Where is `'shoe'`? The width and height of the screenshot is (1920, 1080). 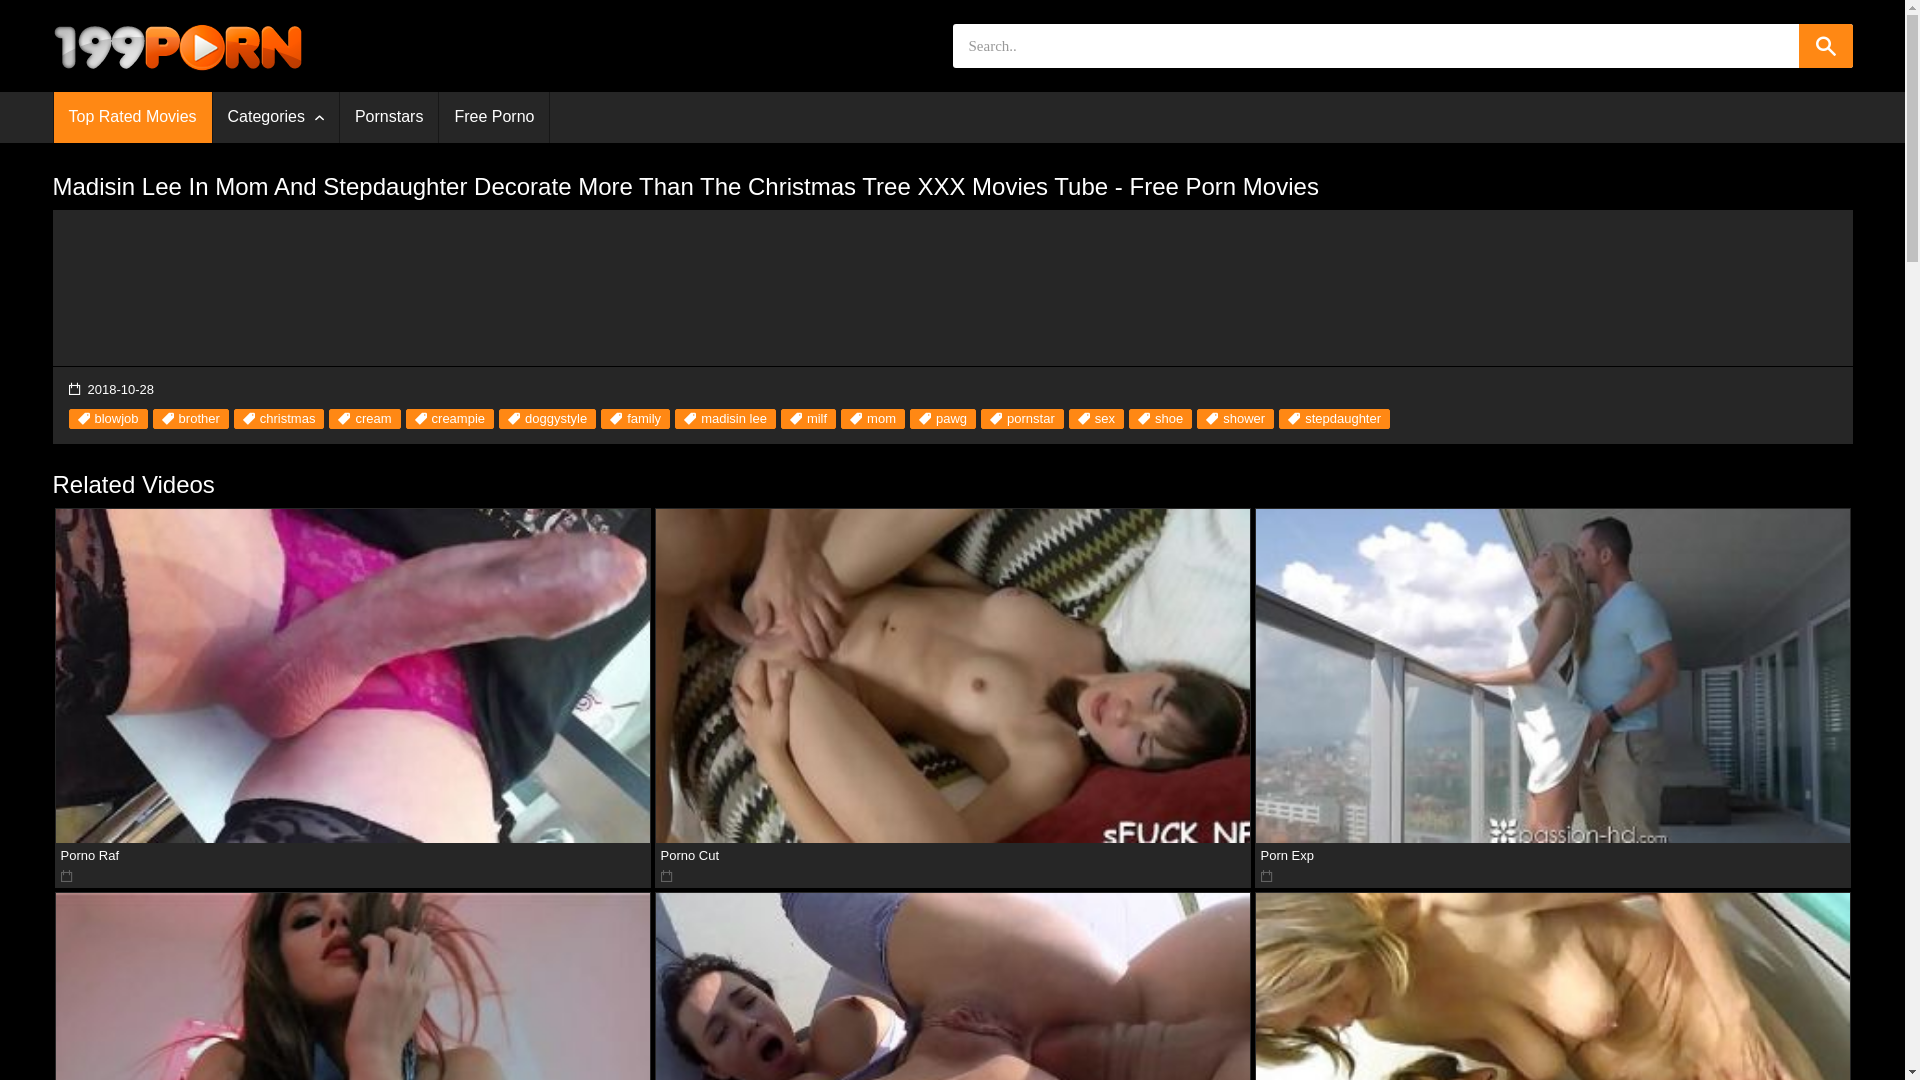 'shoe' is located at coordinates (1160, 418).